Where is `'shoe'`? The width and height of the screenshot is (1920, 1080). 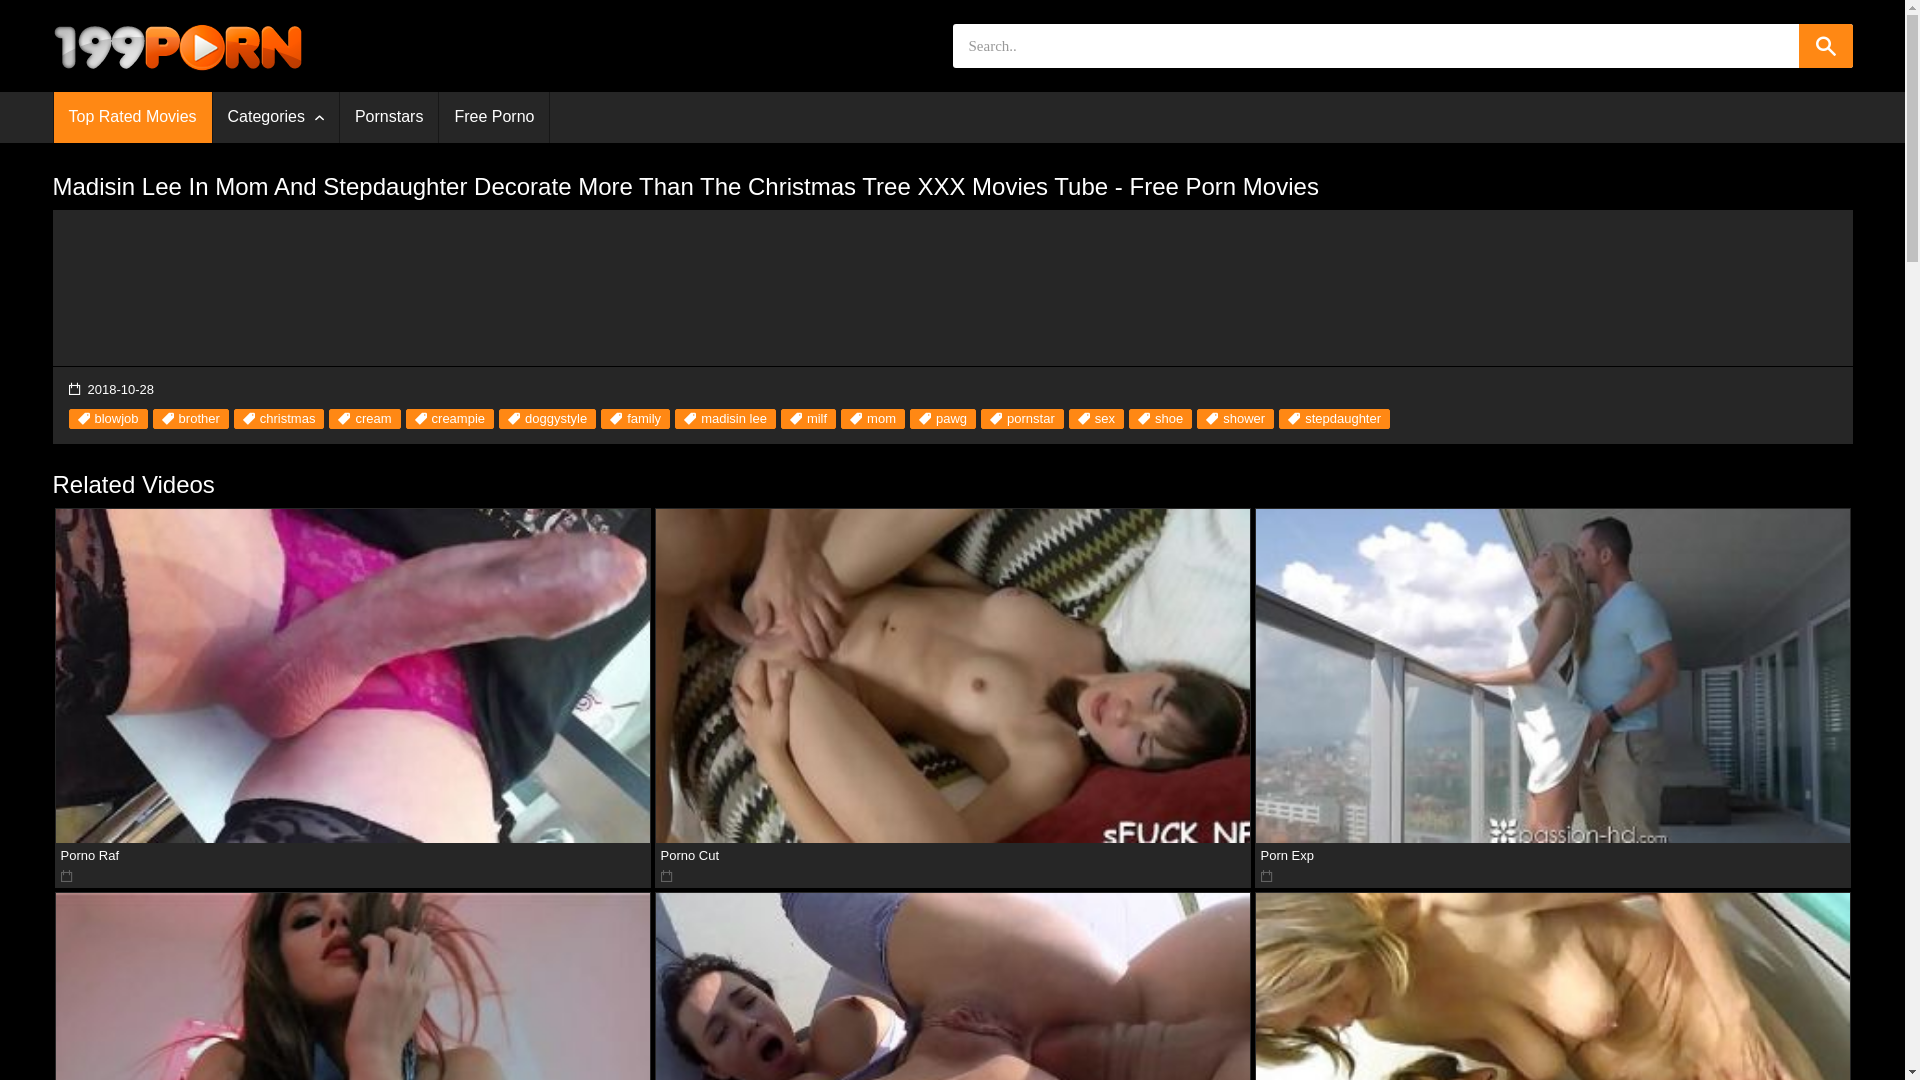 'shoe' is located at coordinates (1160, 418).